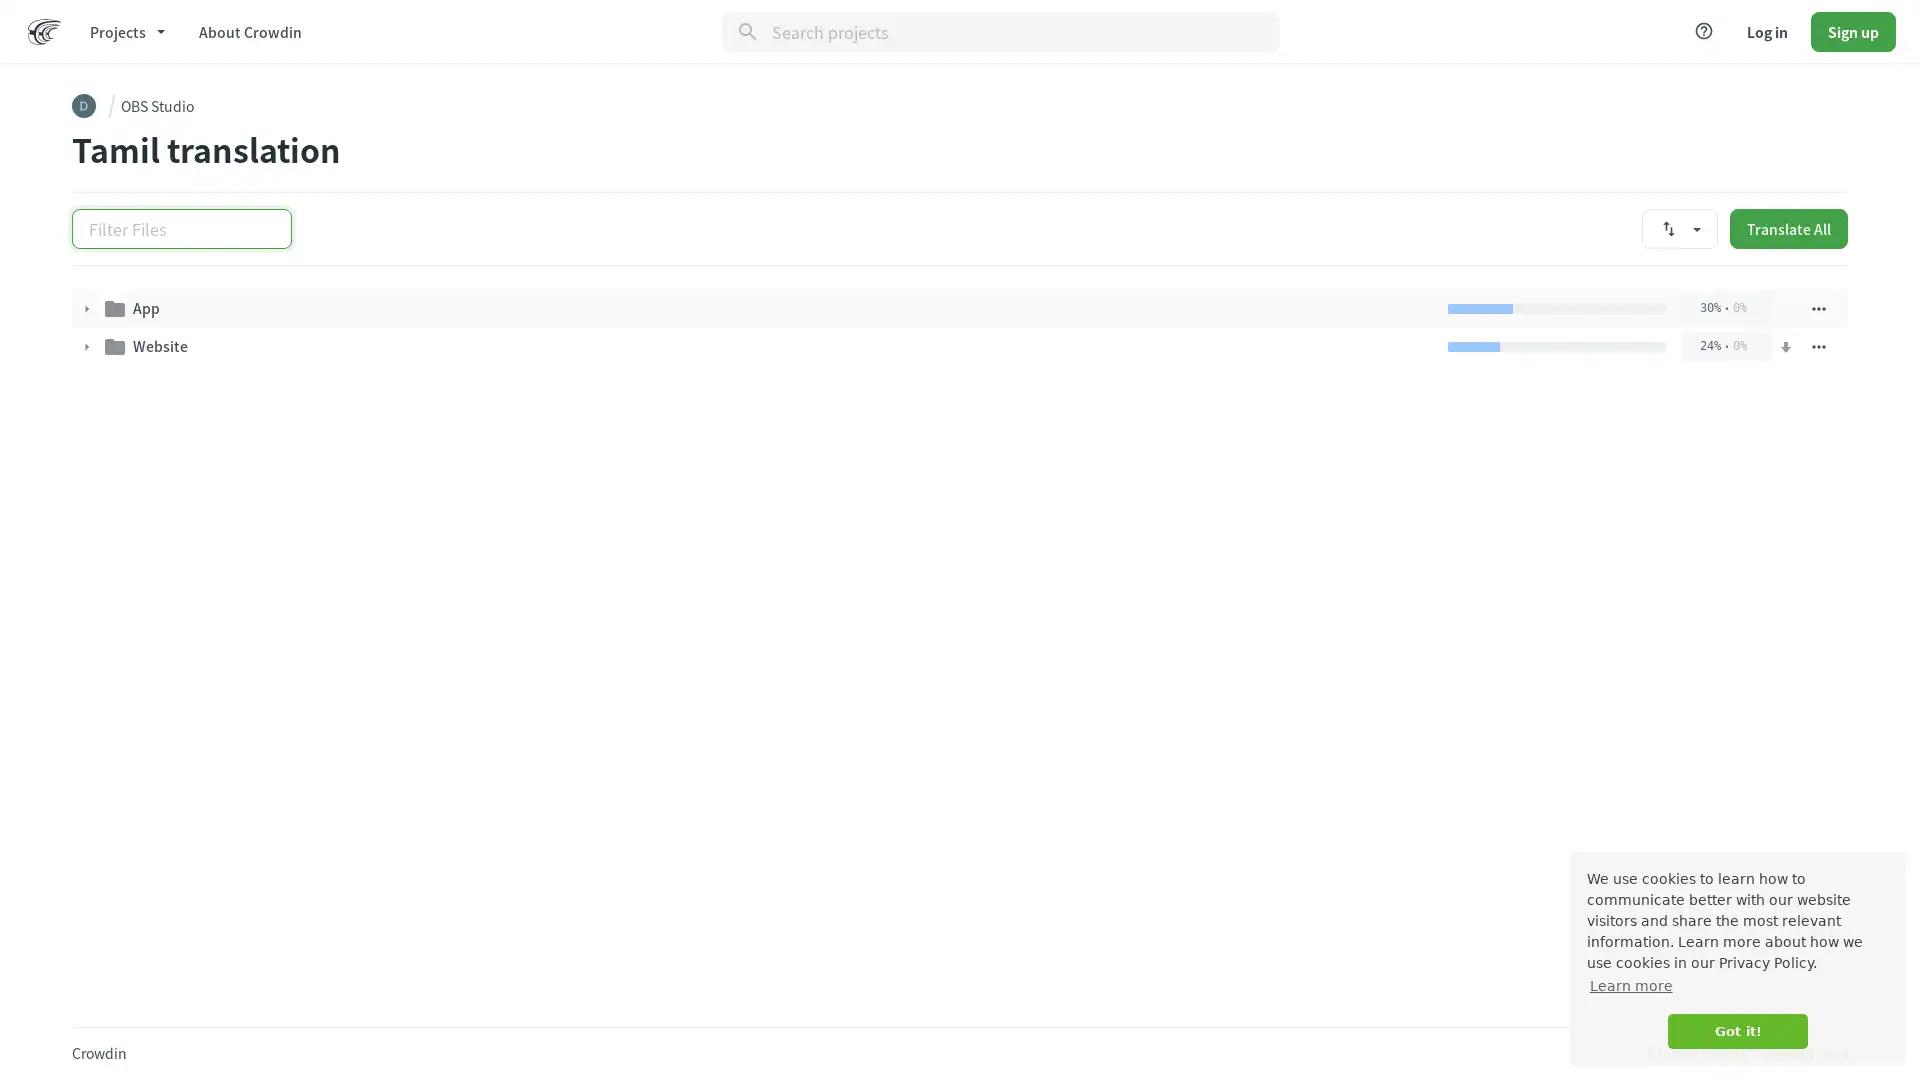  I want to click on import_export, so click(1680, 227).